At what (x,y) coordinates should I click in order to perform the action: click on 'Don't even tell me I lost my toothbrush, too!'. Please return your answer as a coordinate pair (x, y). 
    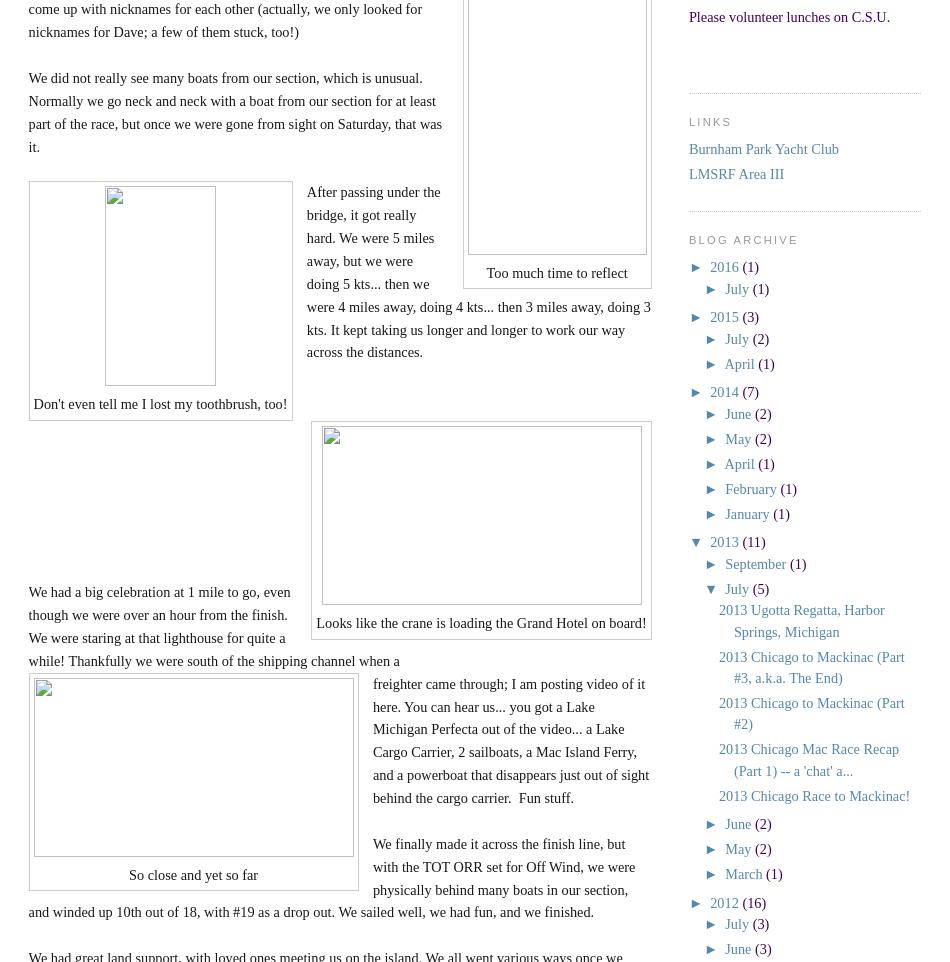
    Looking at the image, I should click on (159, 403).